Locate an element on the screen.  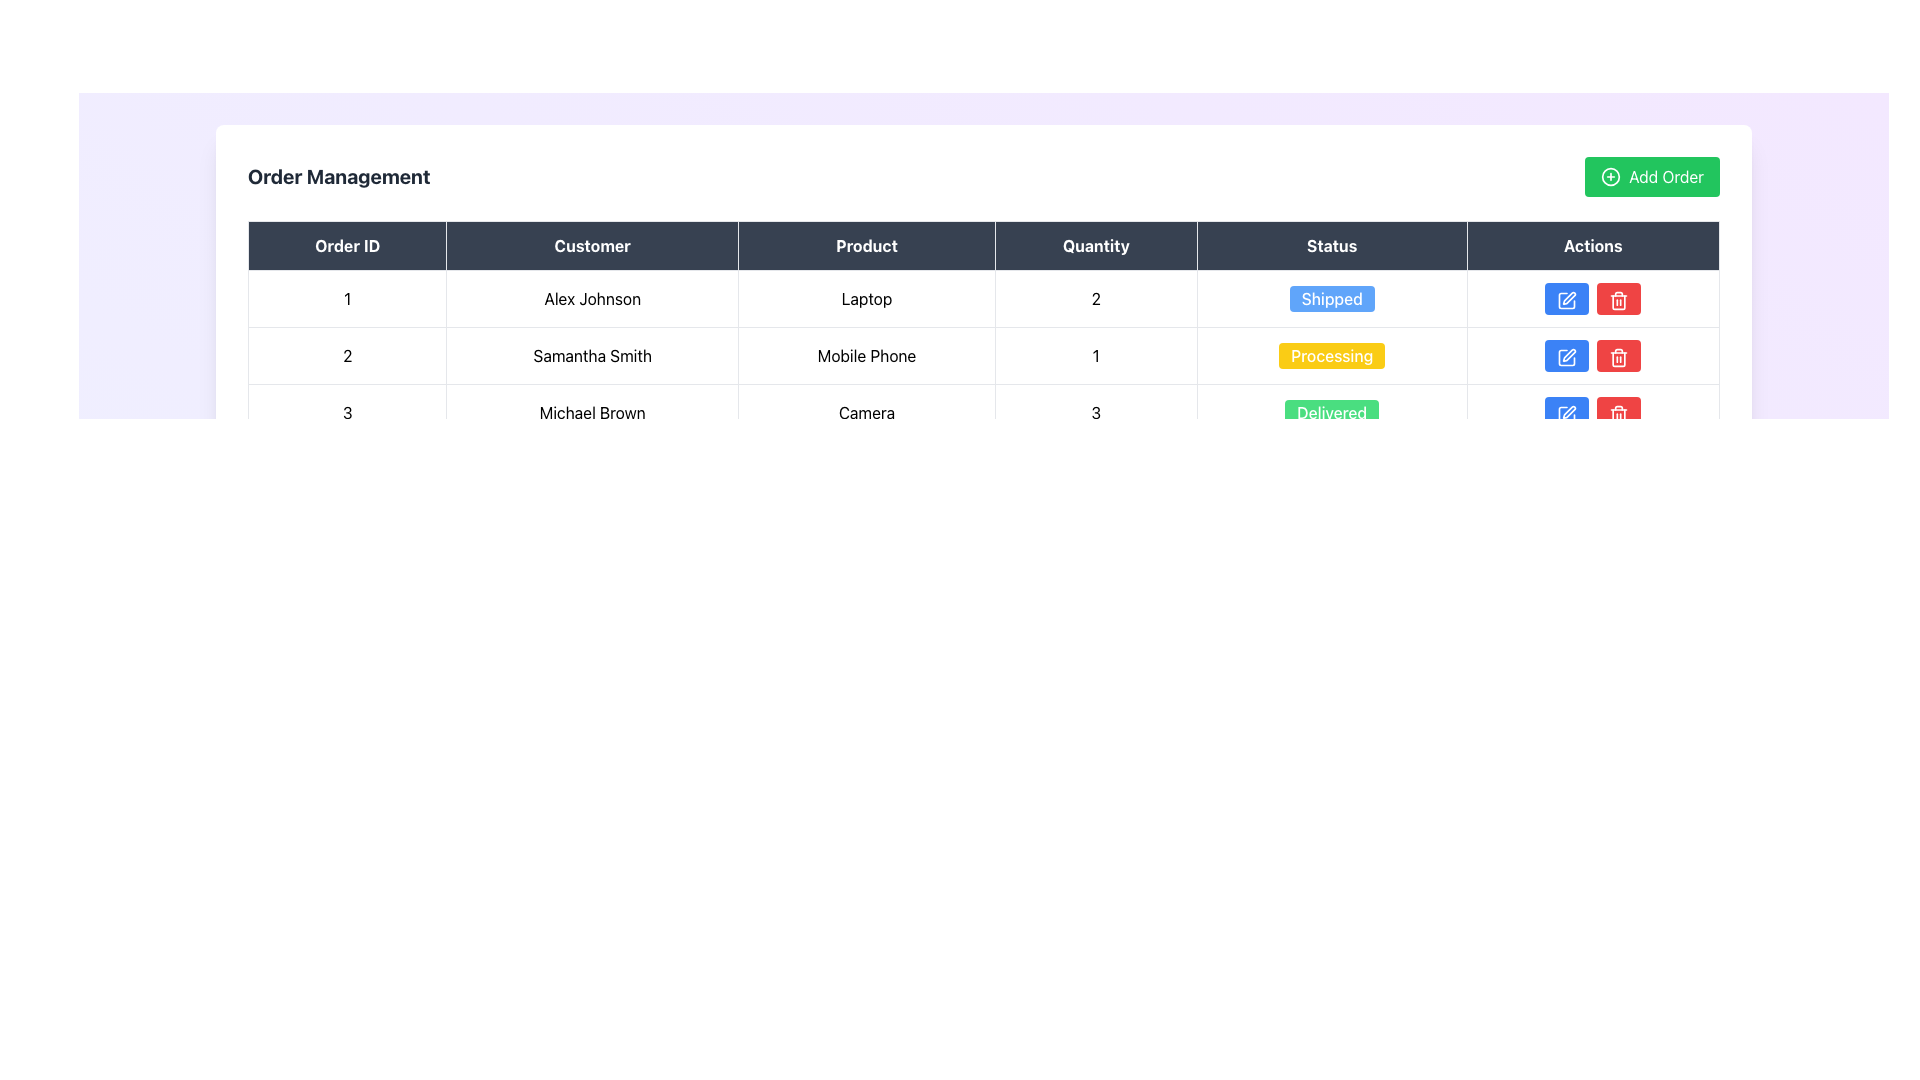
the 'Actions' text label, which is styled with a dark background and white text, located in the far-right column of the header row of a tabular layout is located at coordinates (1592, 245).